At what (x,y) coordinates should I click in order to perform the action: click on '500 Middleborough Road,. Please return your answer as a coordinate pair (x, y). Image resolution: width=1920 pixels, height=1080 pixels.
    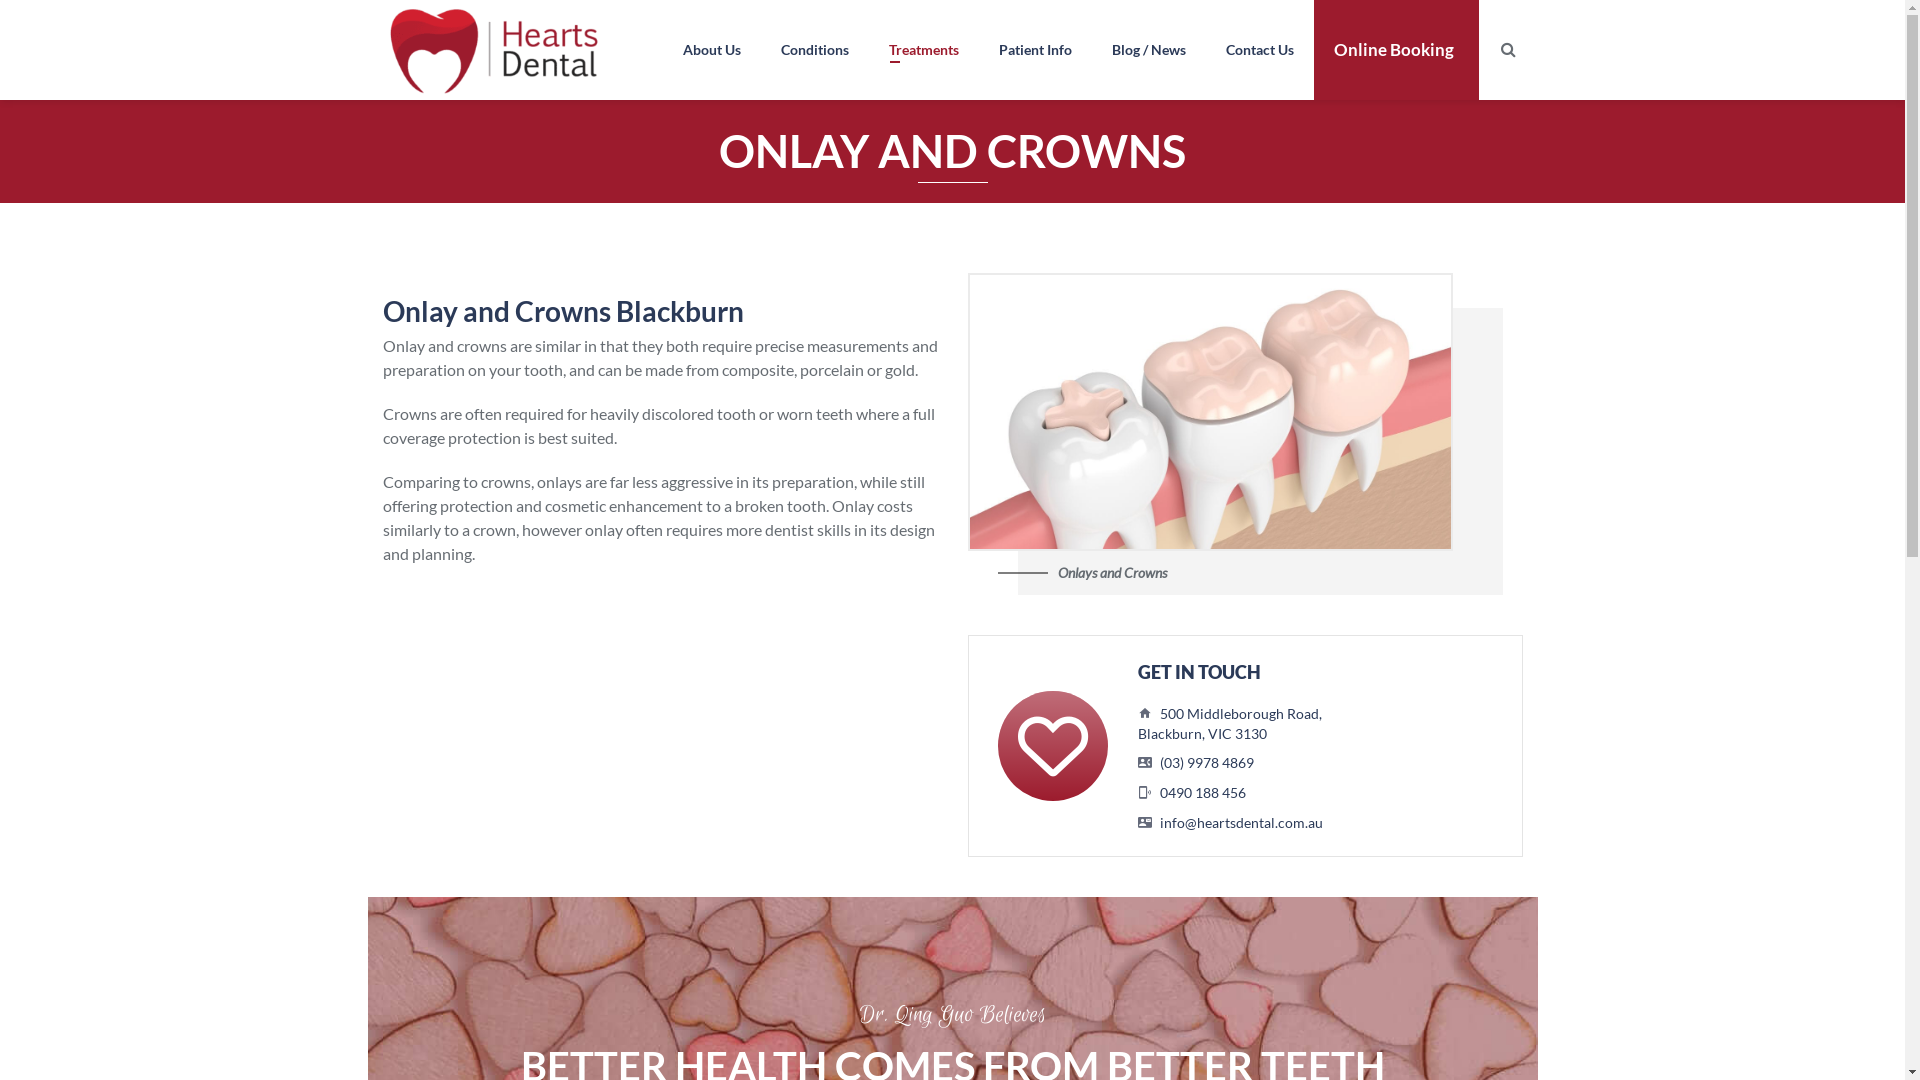
    Looking at the image, I should click on (1228, 723).